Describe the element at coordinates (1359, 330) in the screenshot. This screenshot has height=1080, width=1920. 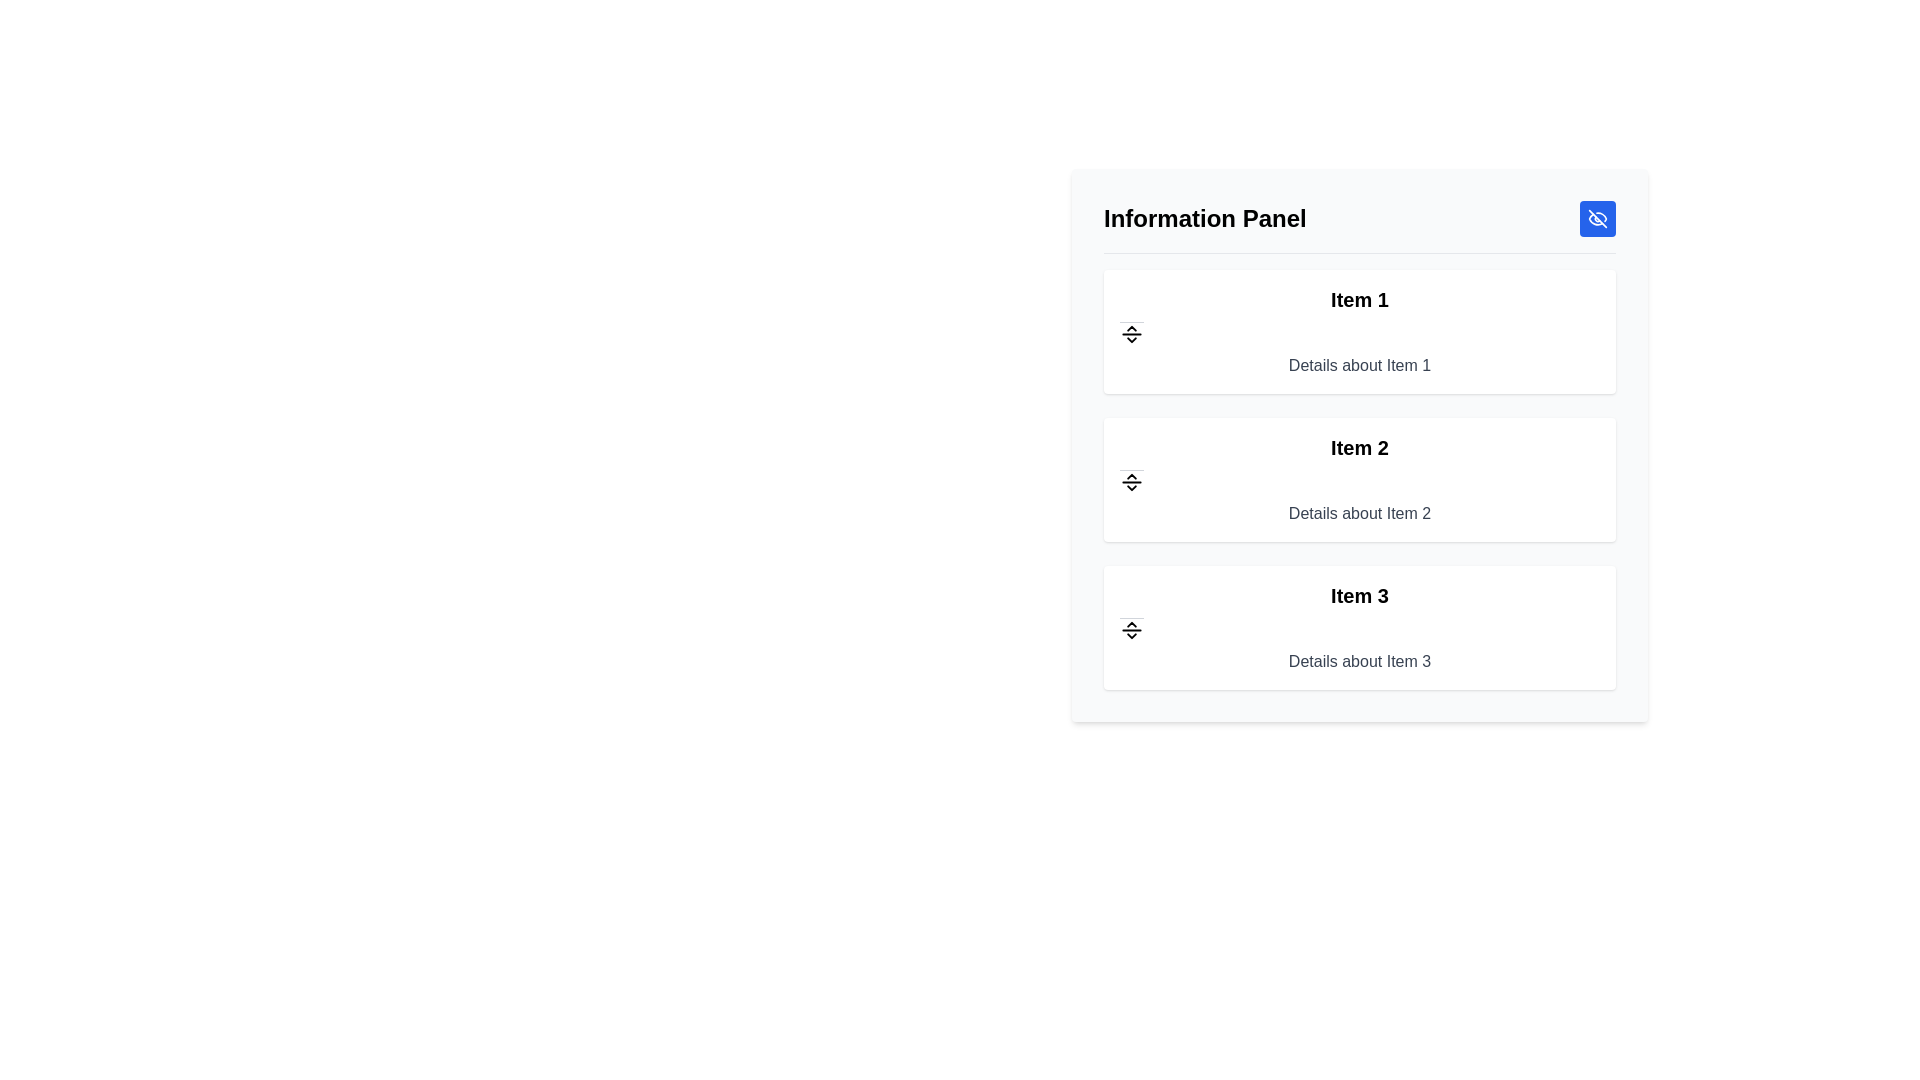
I see `the Information card displaying details for 'Item 1', which is the first card in the vertical list within the 'Information Panel'` at that location.